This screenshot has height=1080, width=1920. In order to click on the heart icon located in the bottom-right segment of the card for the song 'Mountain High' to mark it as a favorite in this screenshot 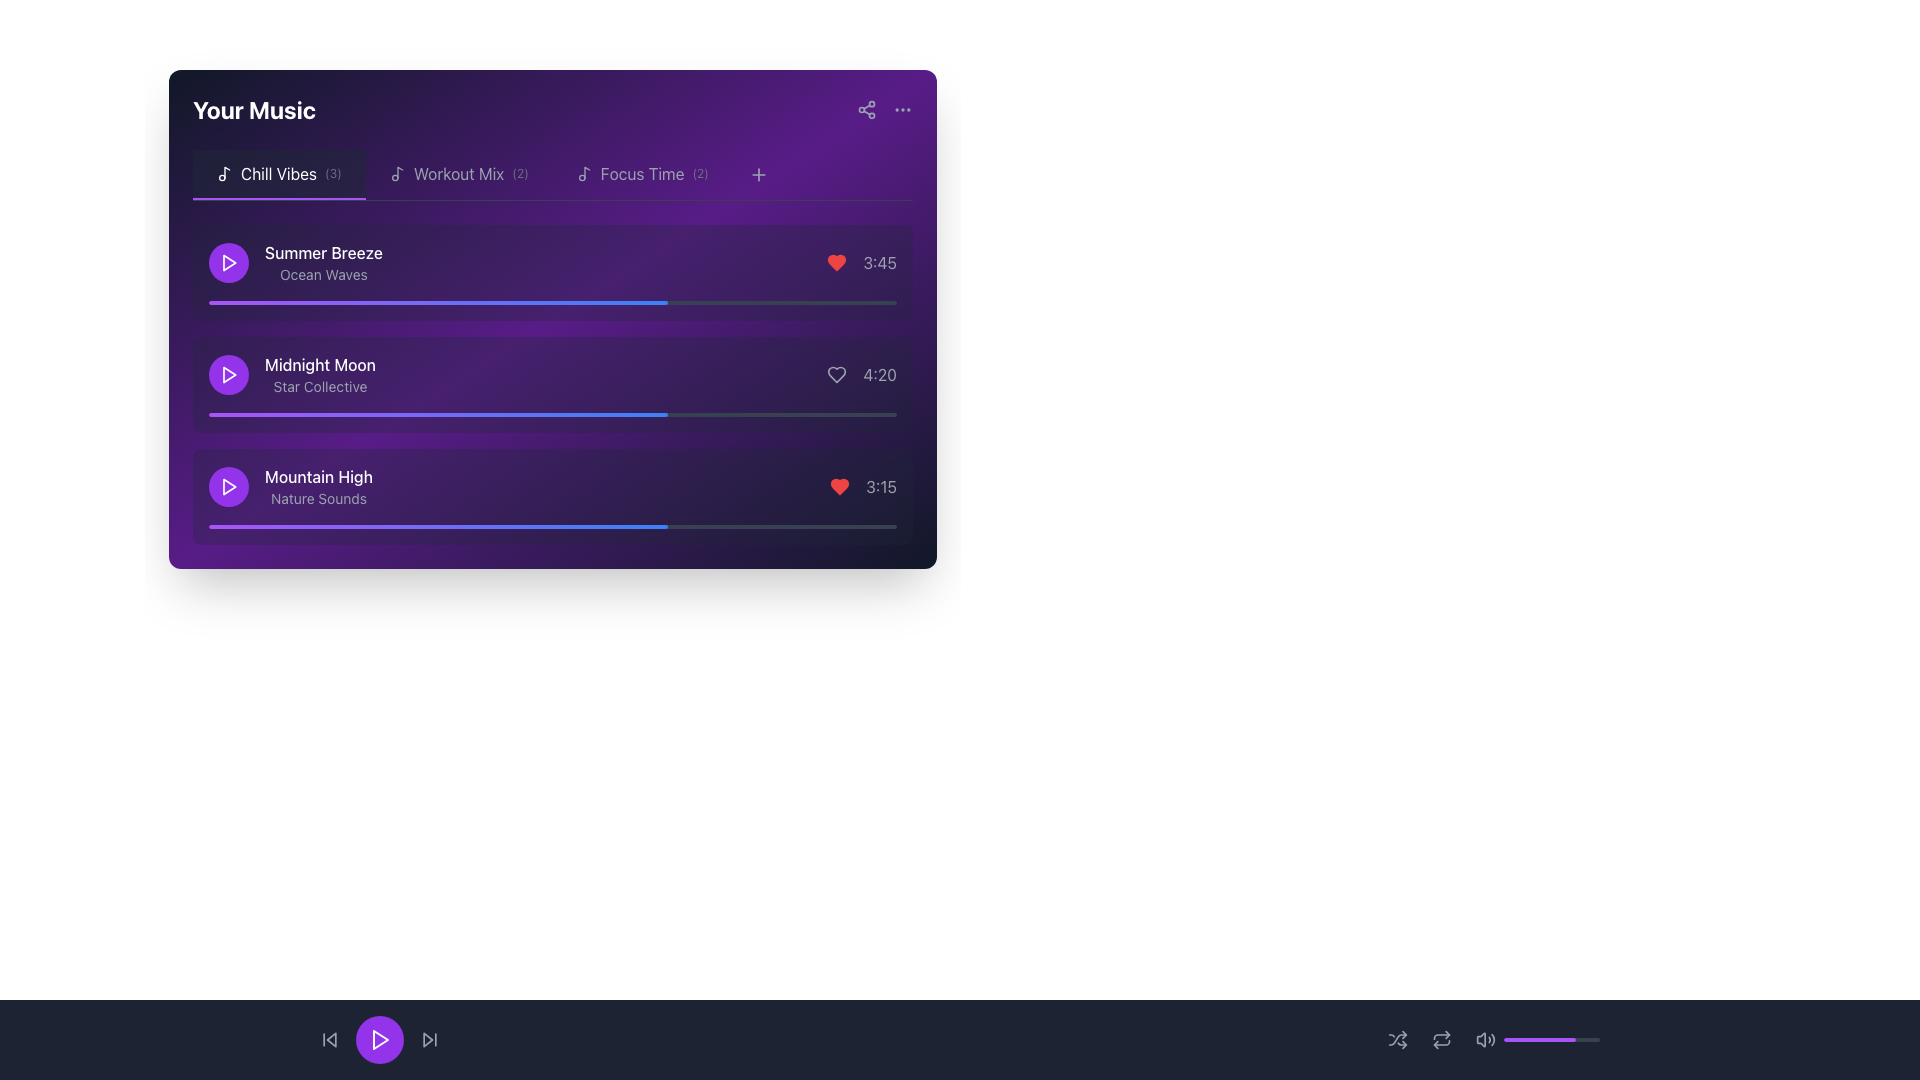, I will do `click(863, 486)`.